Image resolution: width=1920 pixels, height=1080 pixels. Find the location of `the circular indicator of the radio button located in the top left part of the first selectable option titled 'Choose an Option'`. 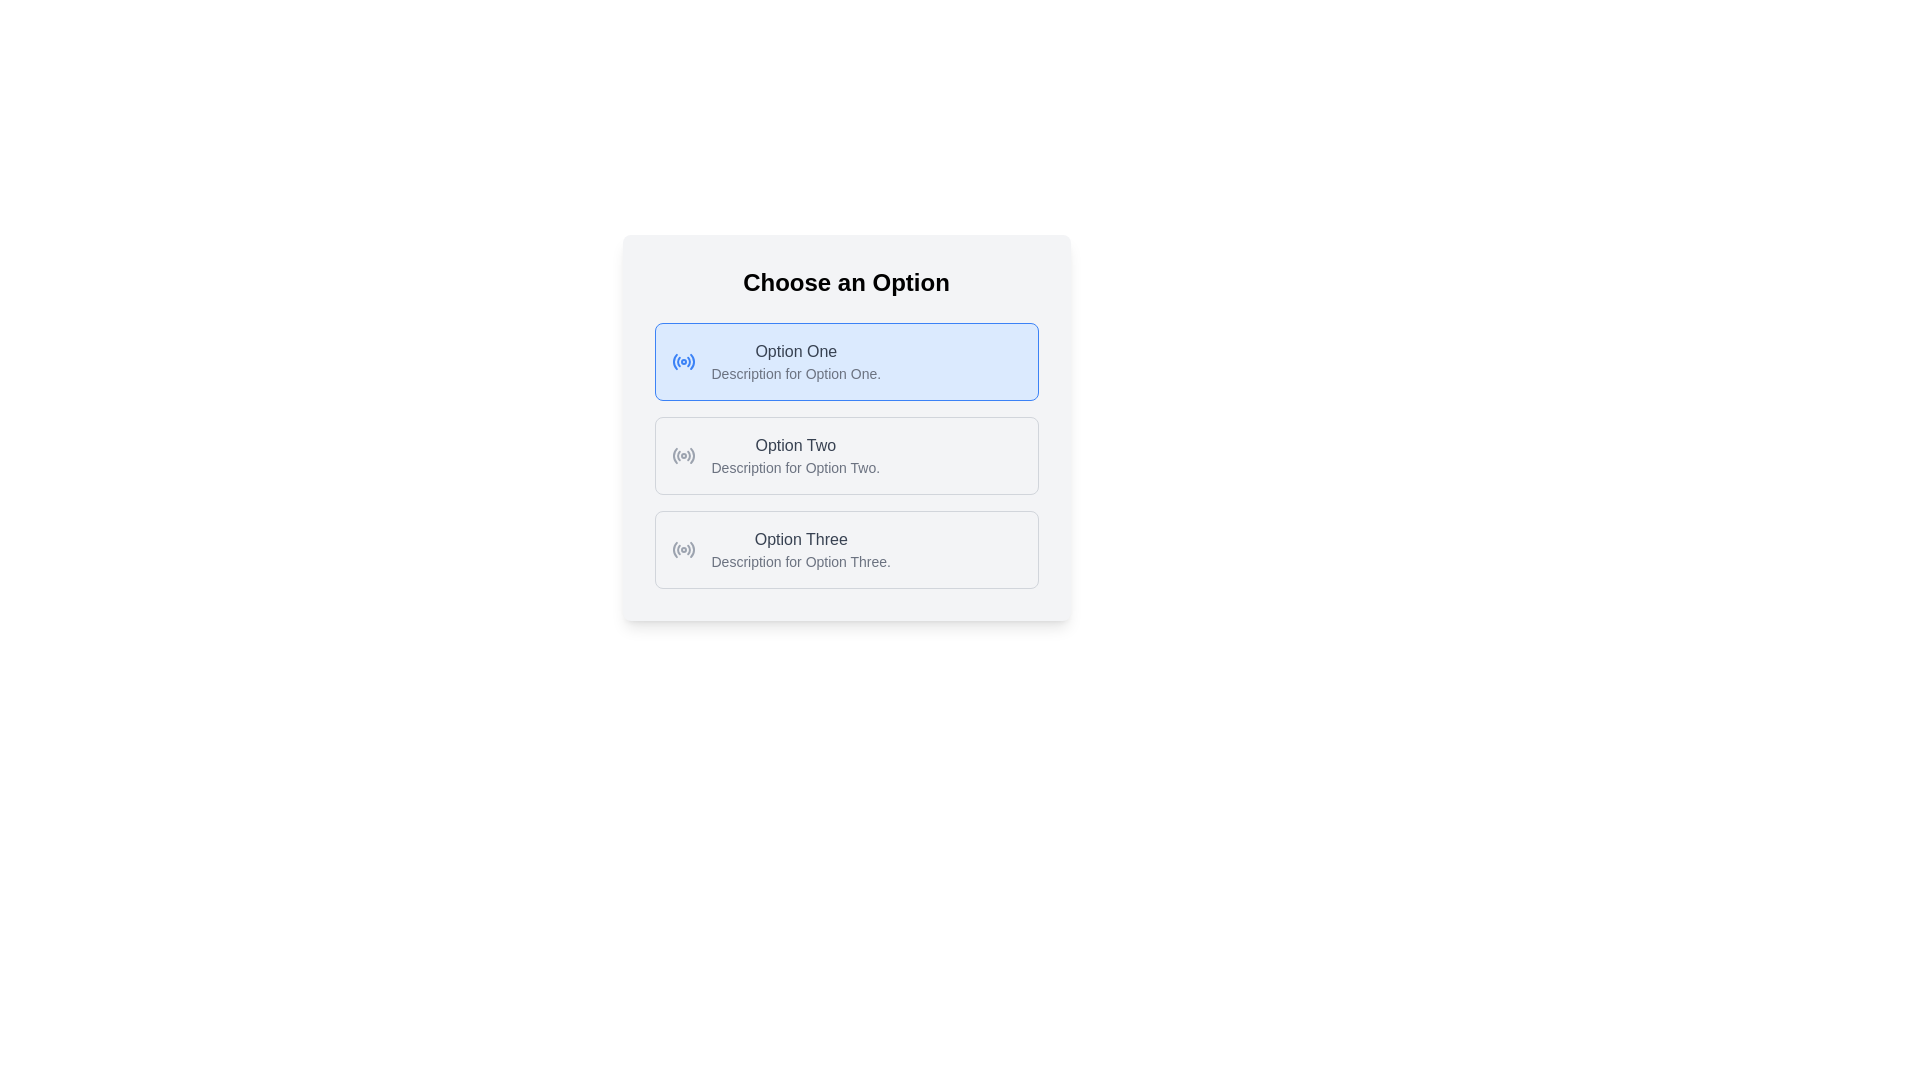

the circular indicator of the radio button located in the top left part of the first selectable option titled 'Choose an Option' is located at coordinates (691, 361).